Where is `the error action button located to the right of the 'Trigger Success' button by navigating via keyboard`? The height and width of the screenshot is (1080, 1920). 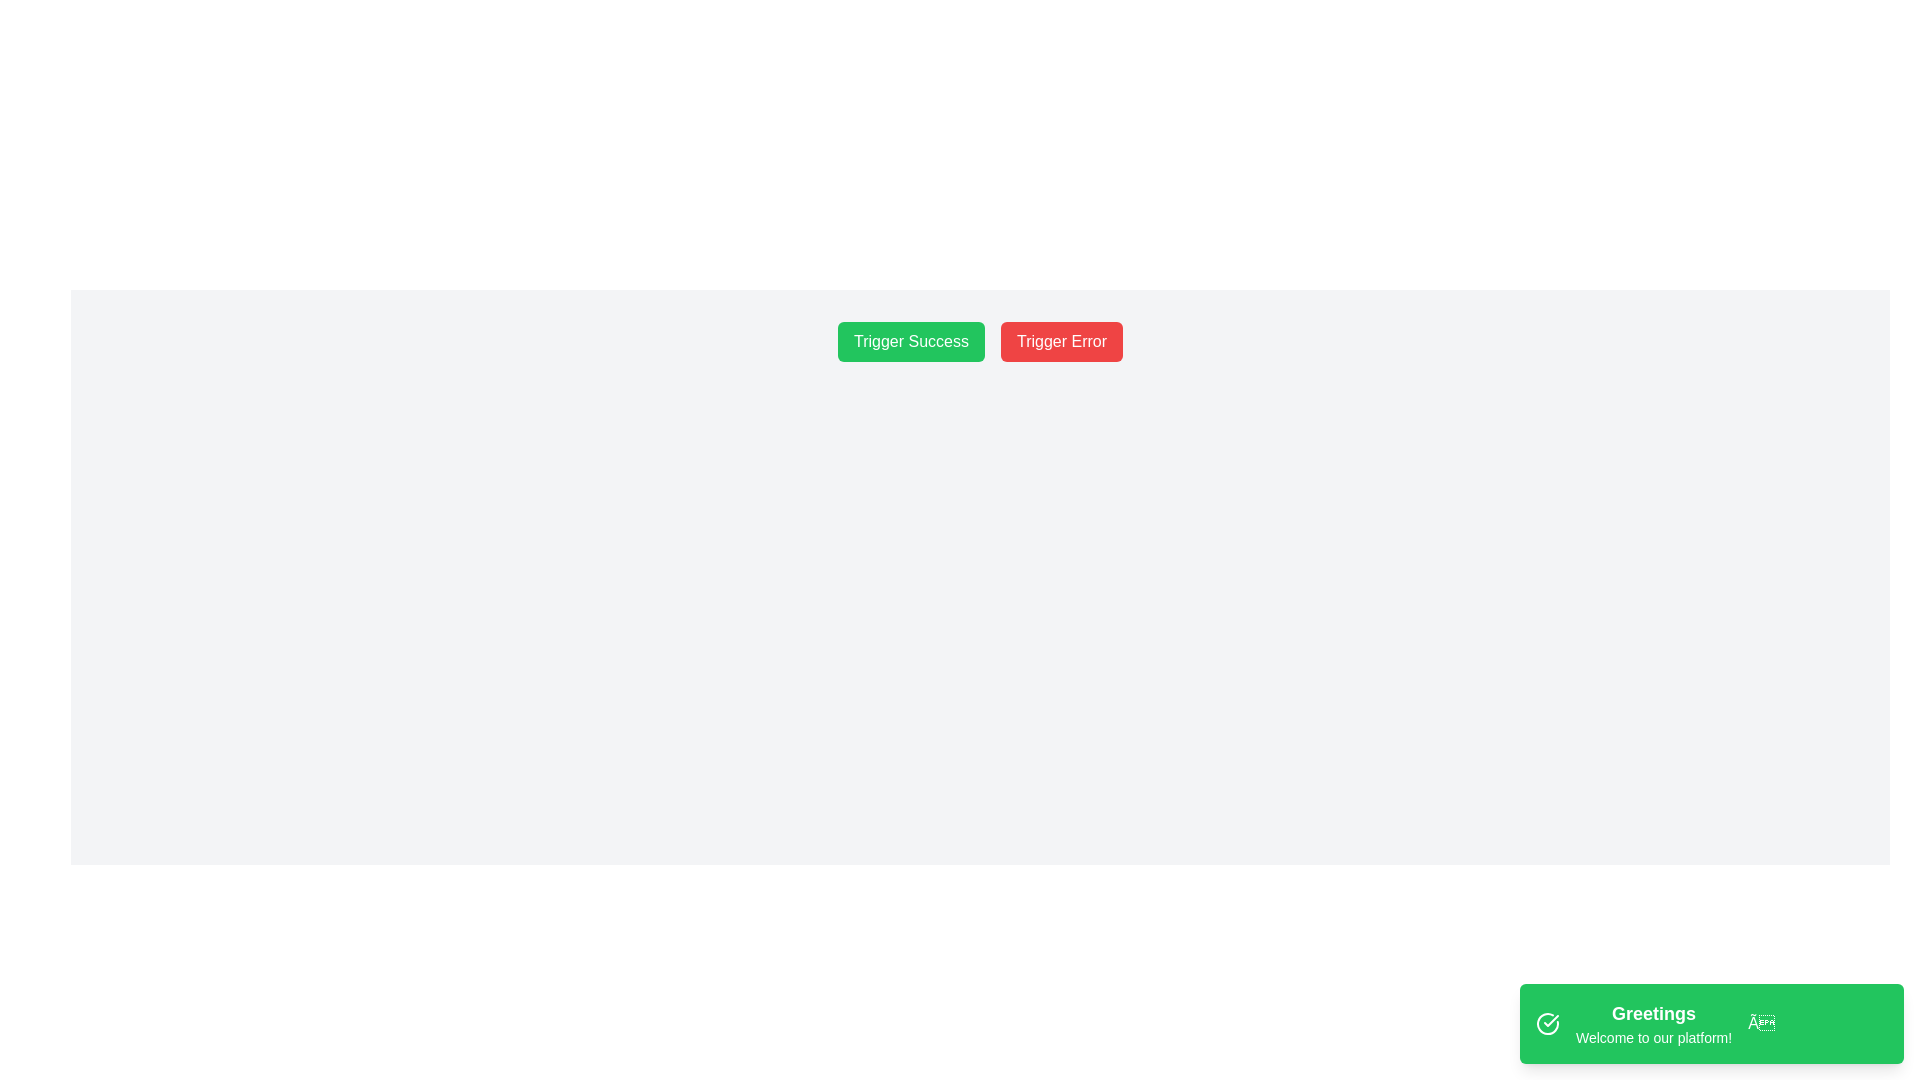
the error action button located to the right of the 'Trigger Success' button by navigating via keyboard is located at coordinates (1060, 341).